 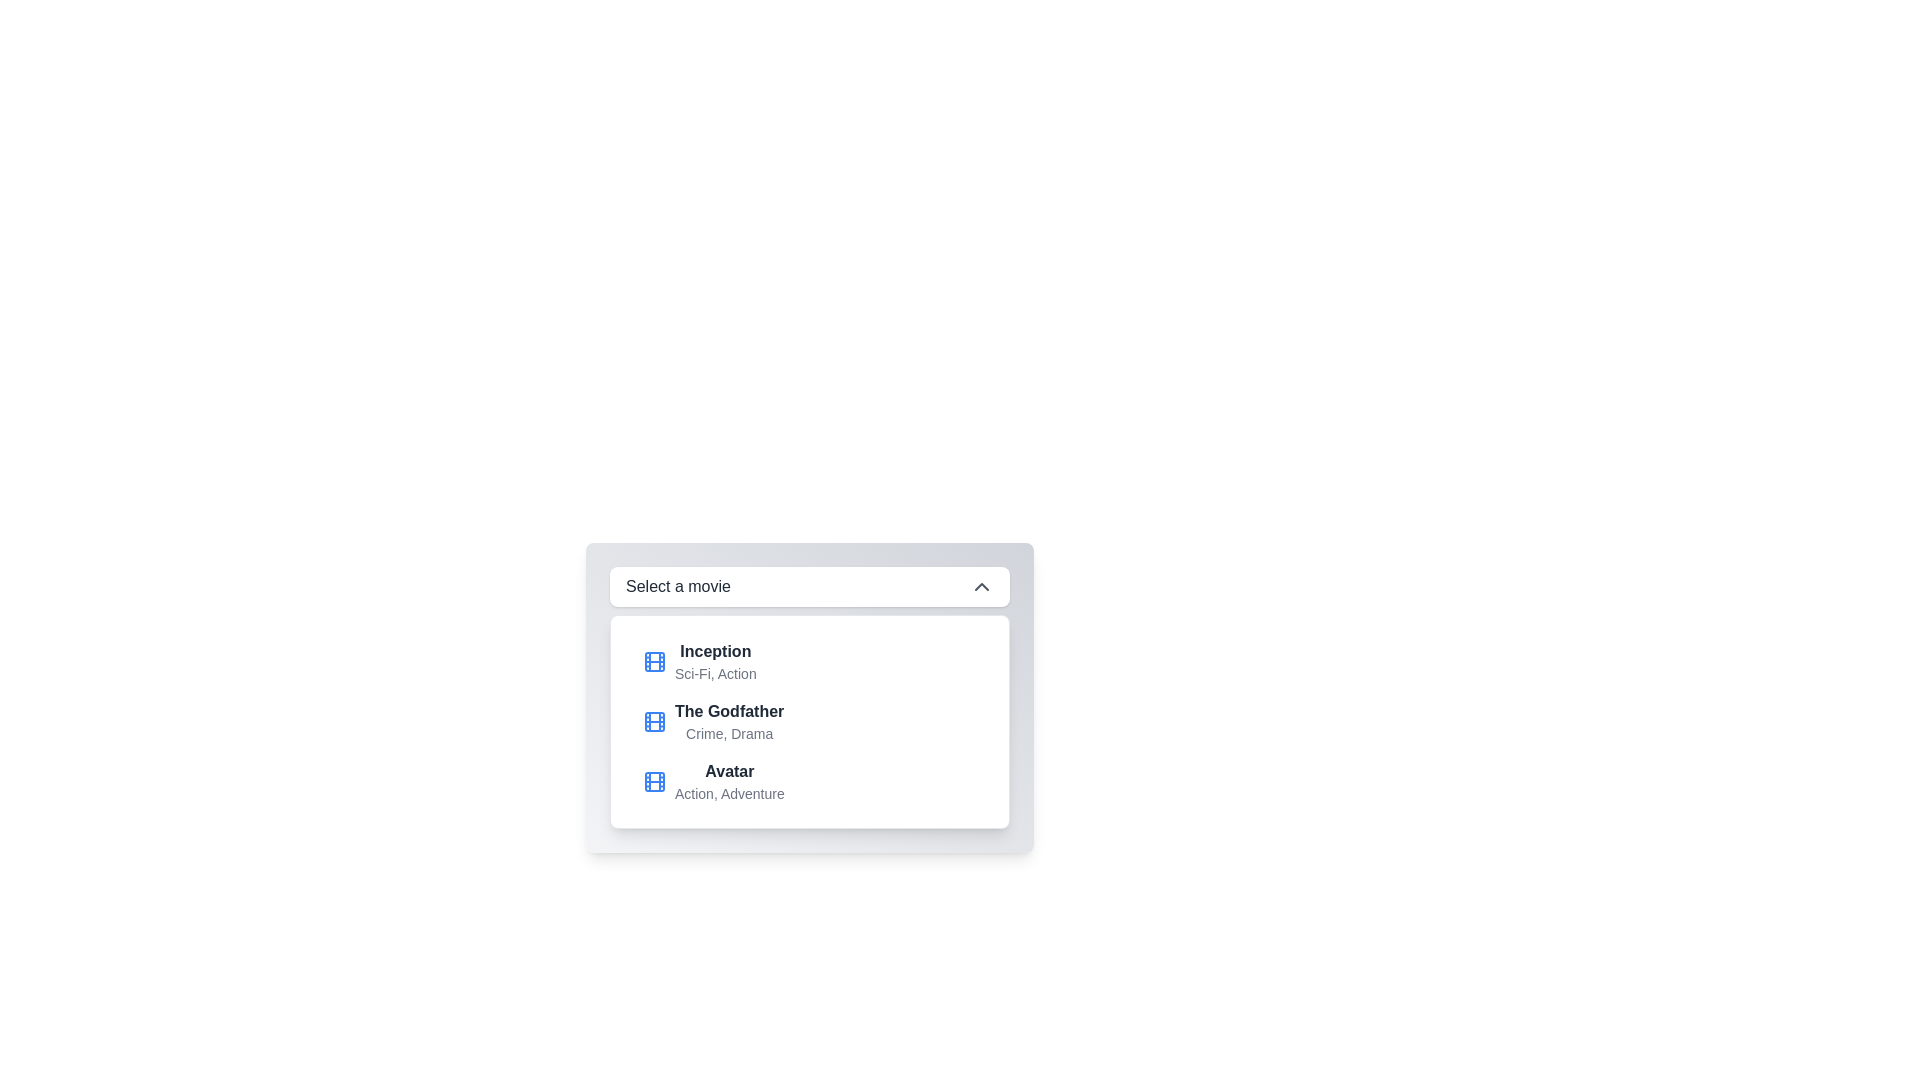 What do you see at coordinates (713, 721) in the screenshot?
I see `the list item representing the movie 'The Godfather'` at bounding box center [713, 721].